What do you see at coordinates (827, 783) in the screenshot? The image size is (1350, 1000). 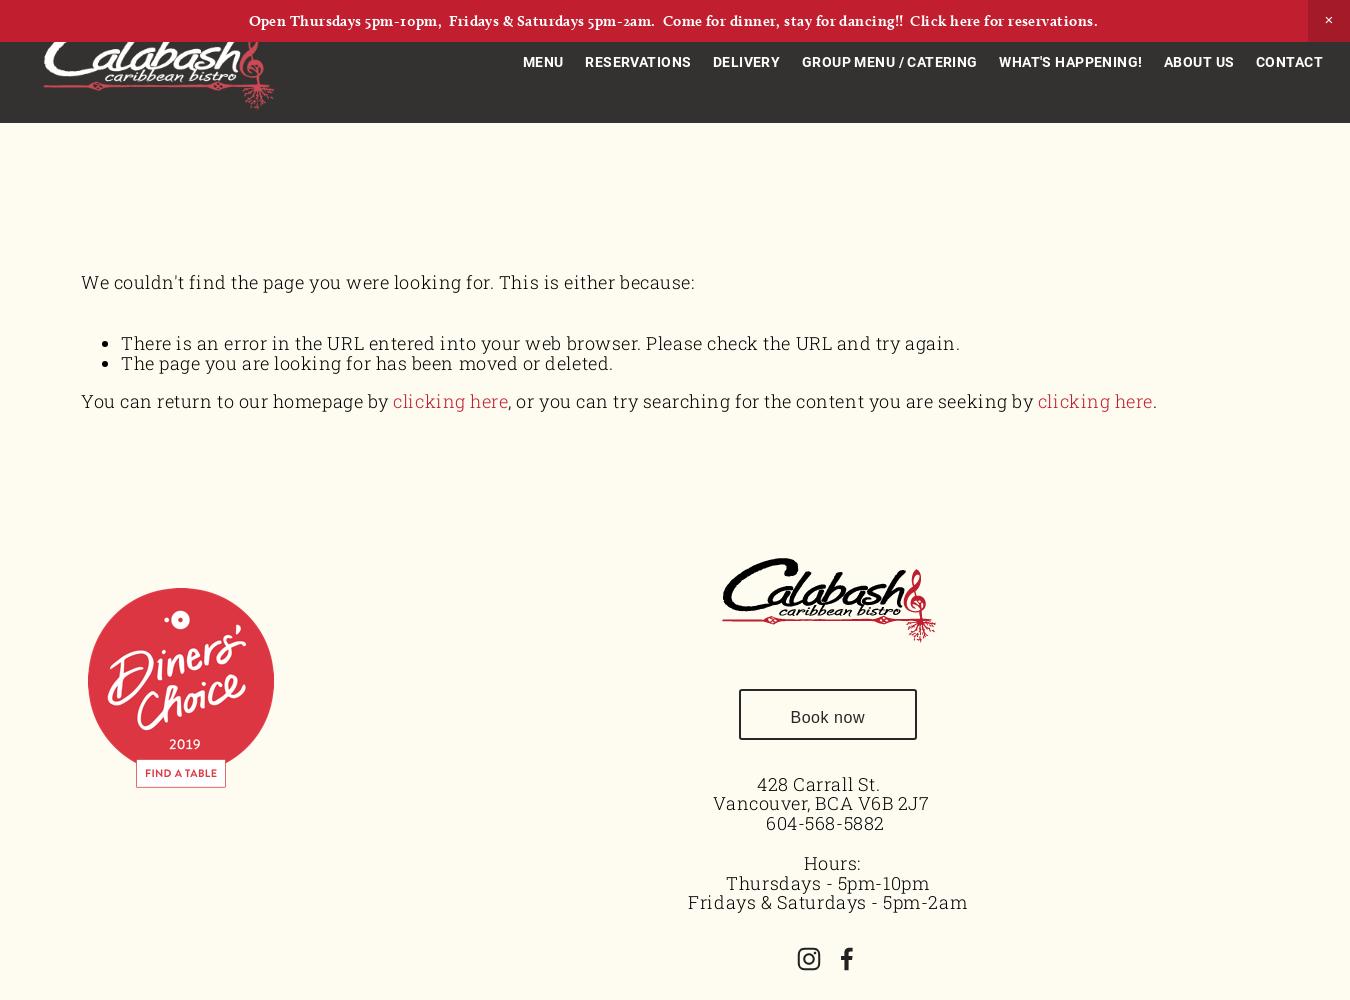 I see `'428 Carrall St.'` at bounding box center [827, 783].